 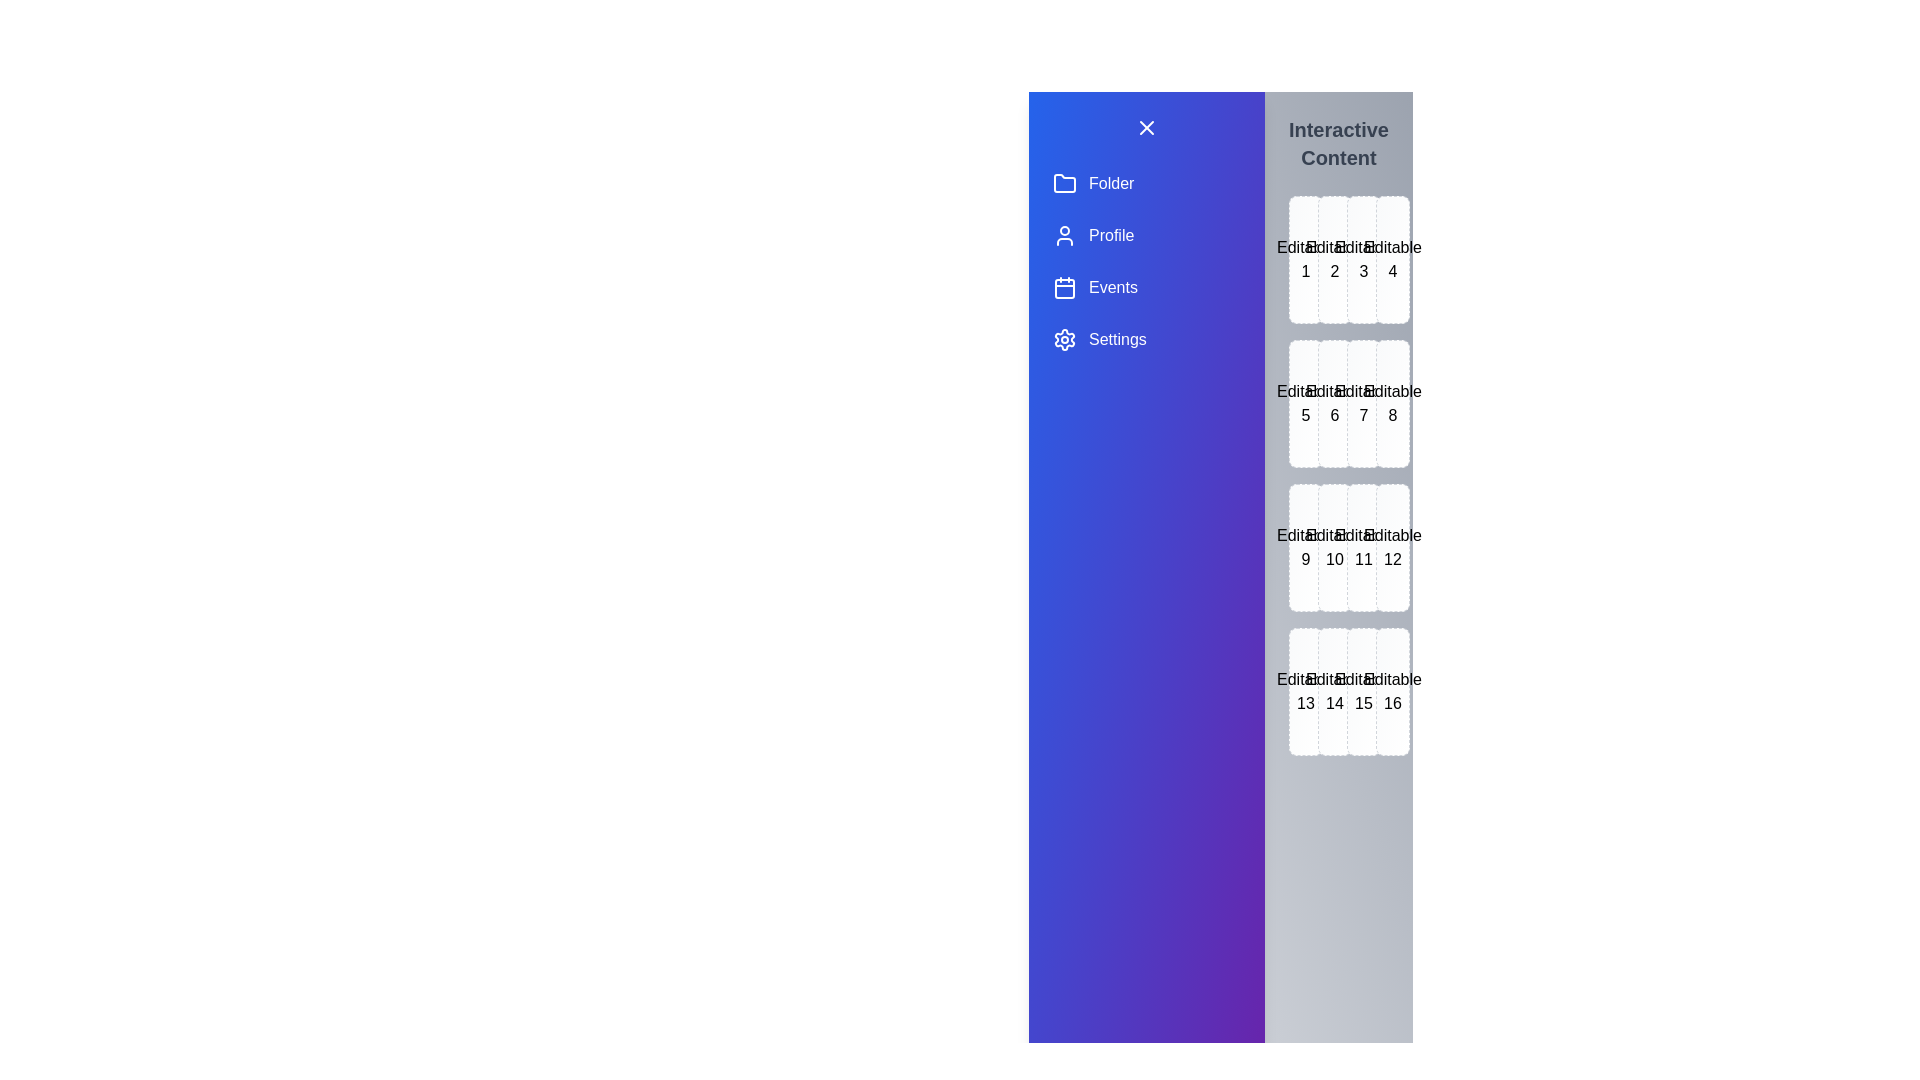 What do you see at coordinates (1146, 184) in the screenshot?
I see `the drawer item labeled Folder` at bounding box center [1146, 184].